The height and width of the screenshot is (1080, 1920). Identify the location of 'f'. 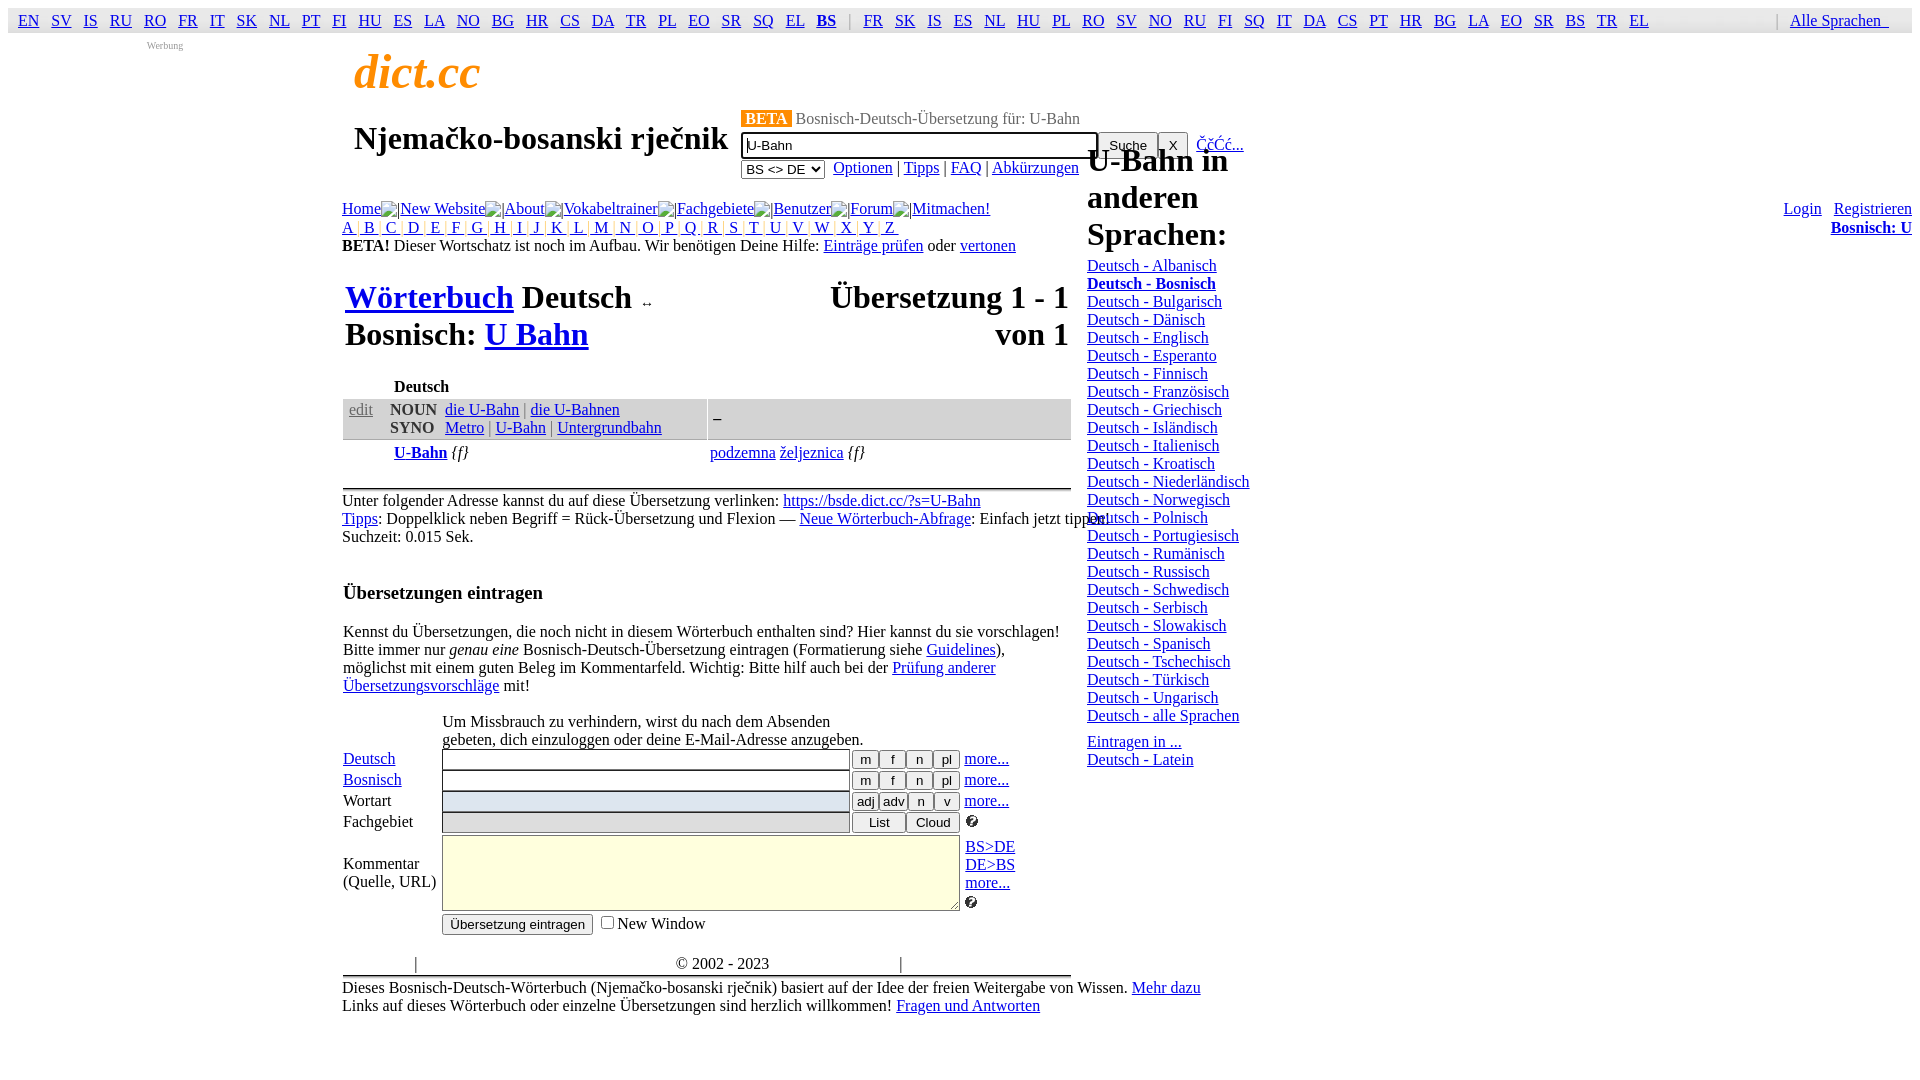
(891, 779).